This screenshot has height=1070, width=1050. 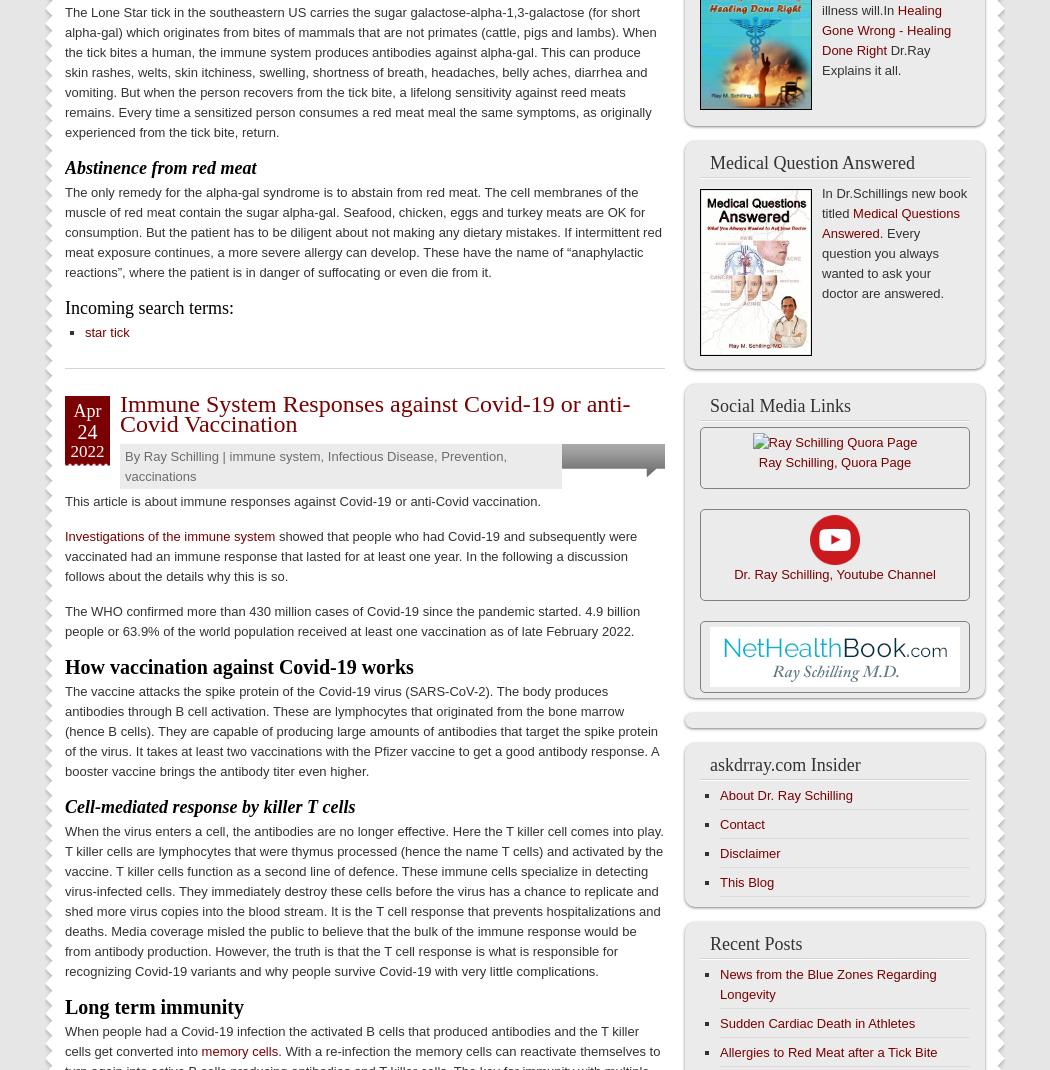 What do you see at coordinates (361, 230) in the screenshot?
I see `'The only remedy for the alpha-gal syndrome is to abstain from red meat. The cell membranes of the muscle of red meat contain the sugar alpha-gal. Seafood, chicken, eggs and turkey meats are OK for consumption. But the patient has to be diligent about not making any dietary mistakes. If intermittent red meat exposure continues, a more severe allergy can develop. These have the name of “anaphylactic reactions”, where the patient is in danger of suffocating or even die from it.'` at bounding box center [361, 230].